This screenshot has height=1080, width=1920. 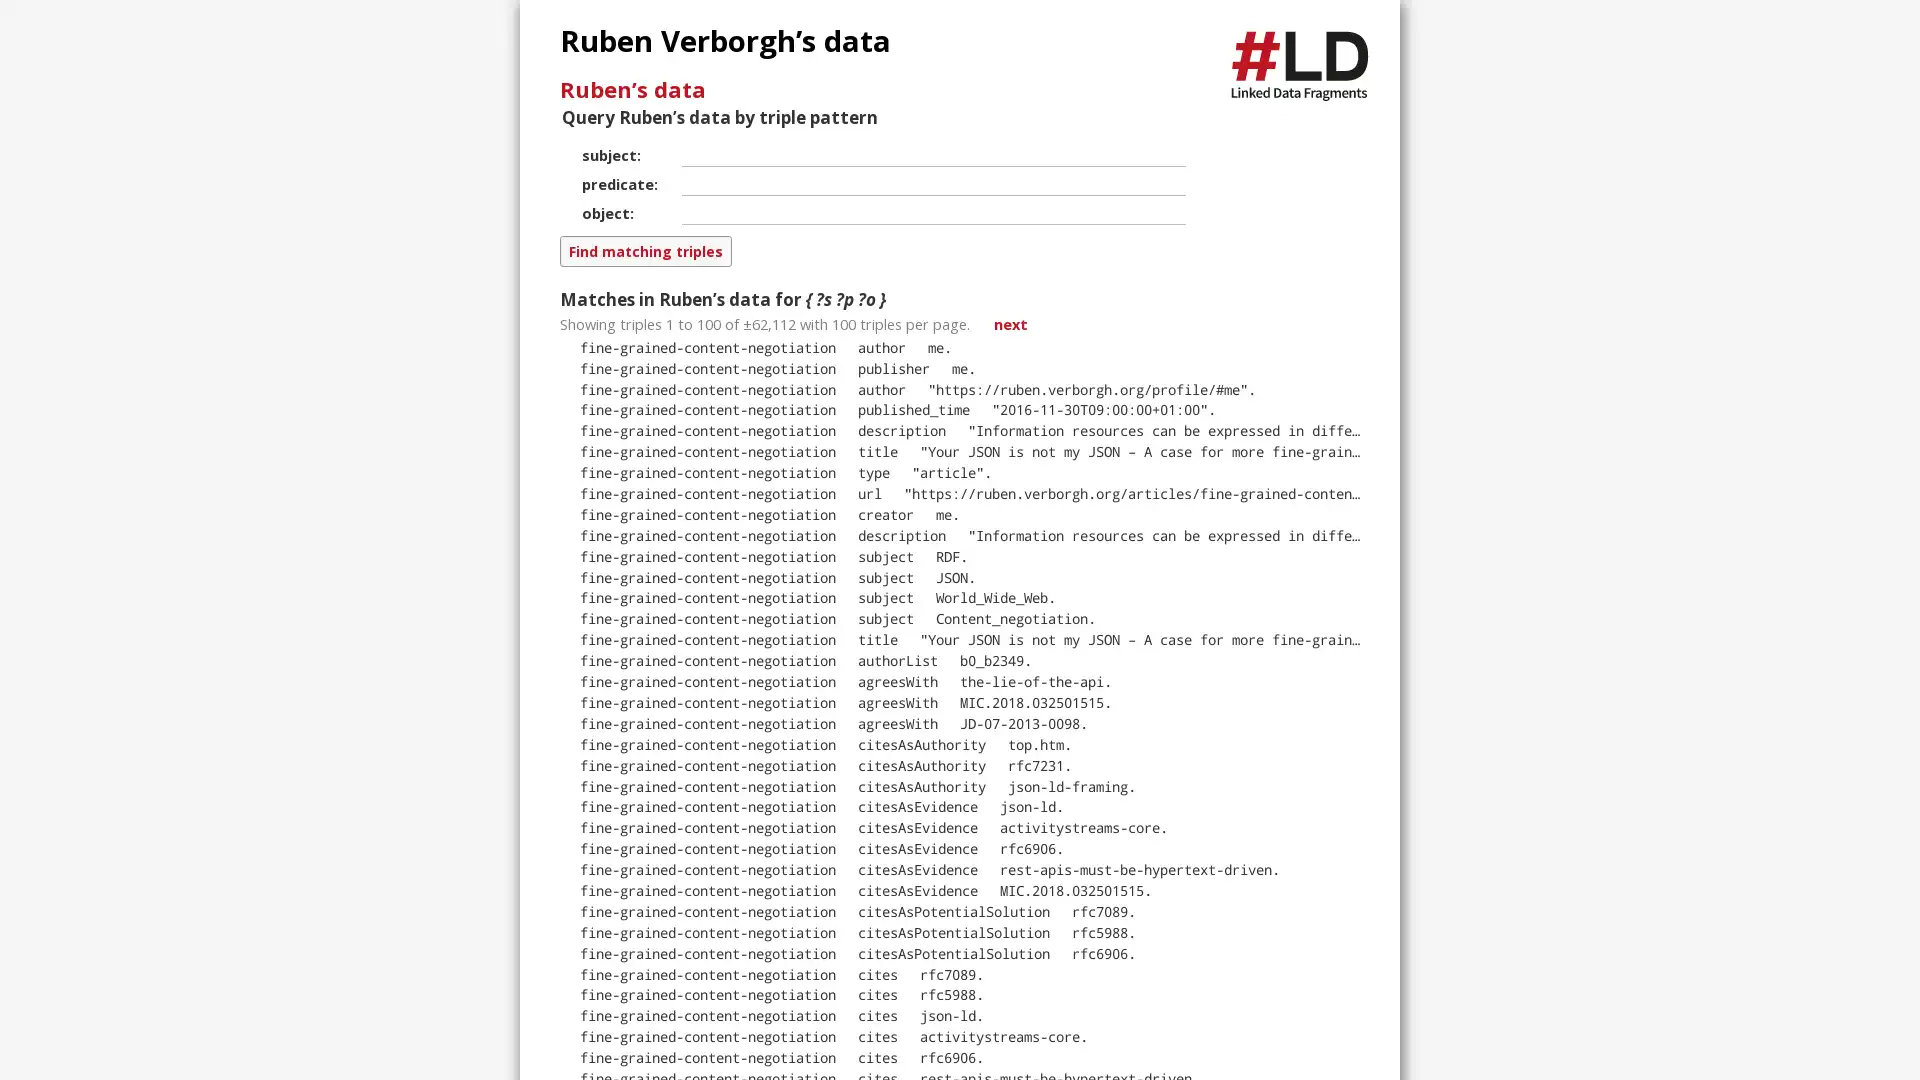 What do you see at coordinates (646, 249) in the screenshot?
I see `Find matching triples` at bounding box center [646, 249].